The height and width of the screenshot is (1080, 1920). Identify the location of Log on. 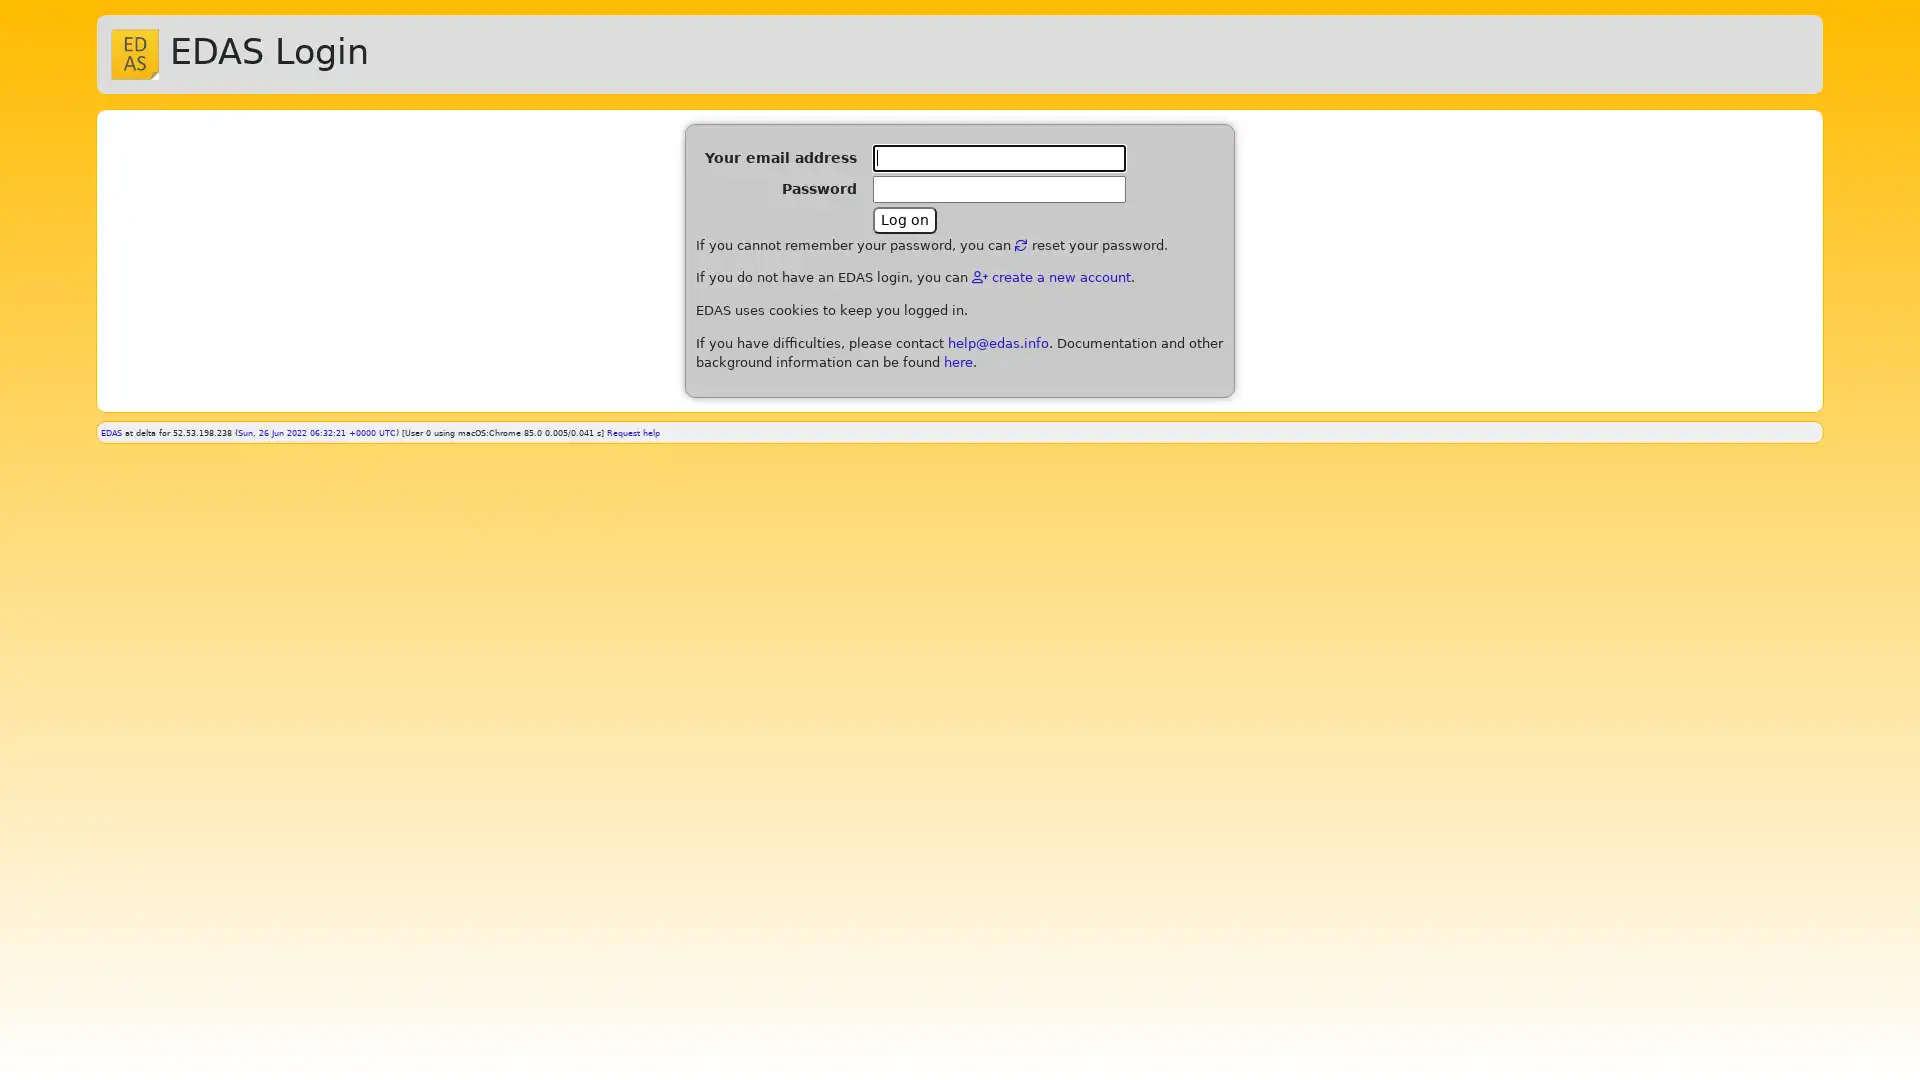
(904, 219).